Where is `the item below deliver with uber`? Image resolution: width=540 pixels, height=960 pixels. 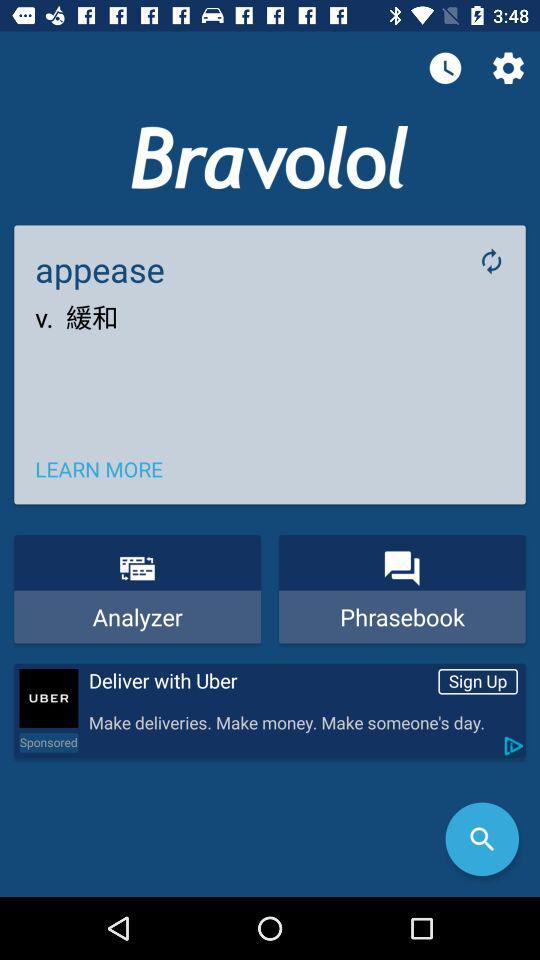
the item below deliver with uber is located at coordinates (301, 722).